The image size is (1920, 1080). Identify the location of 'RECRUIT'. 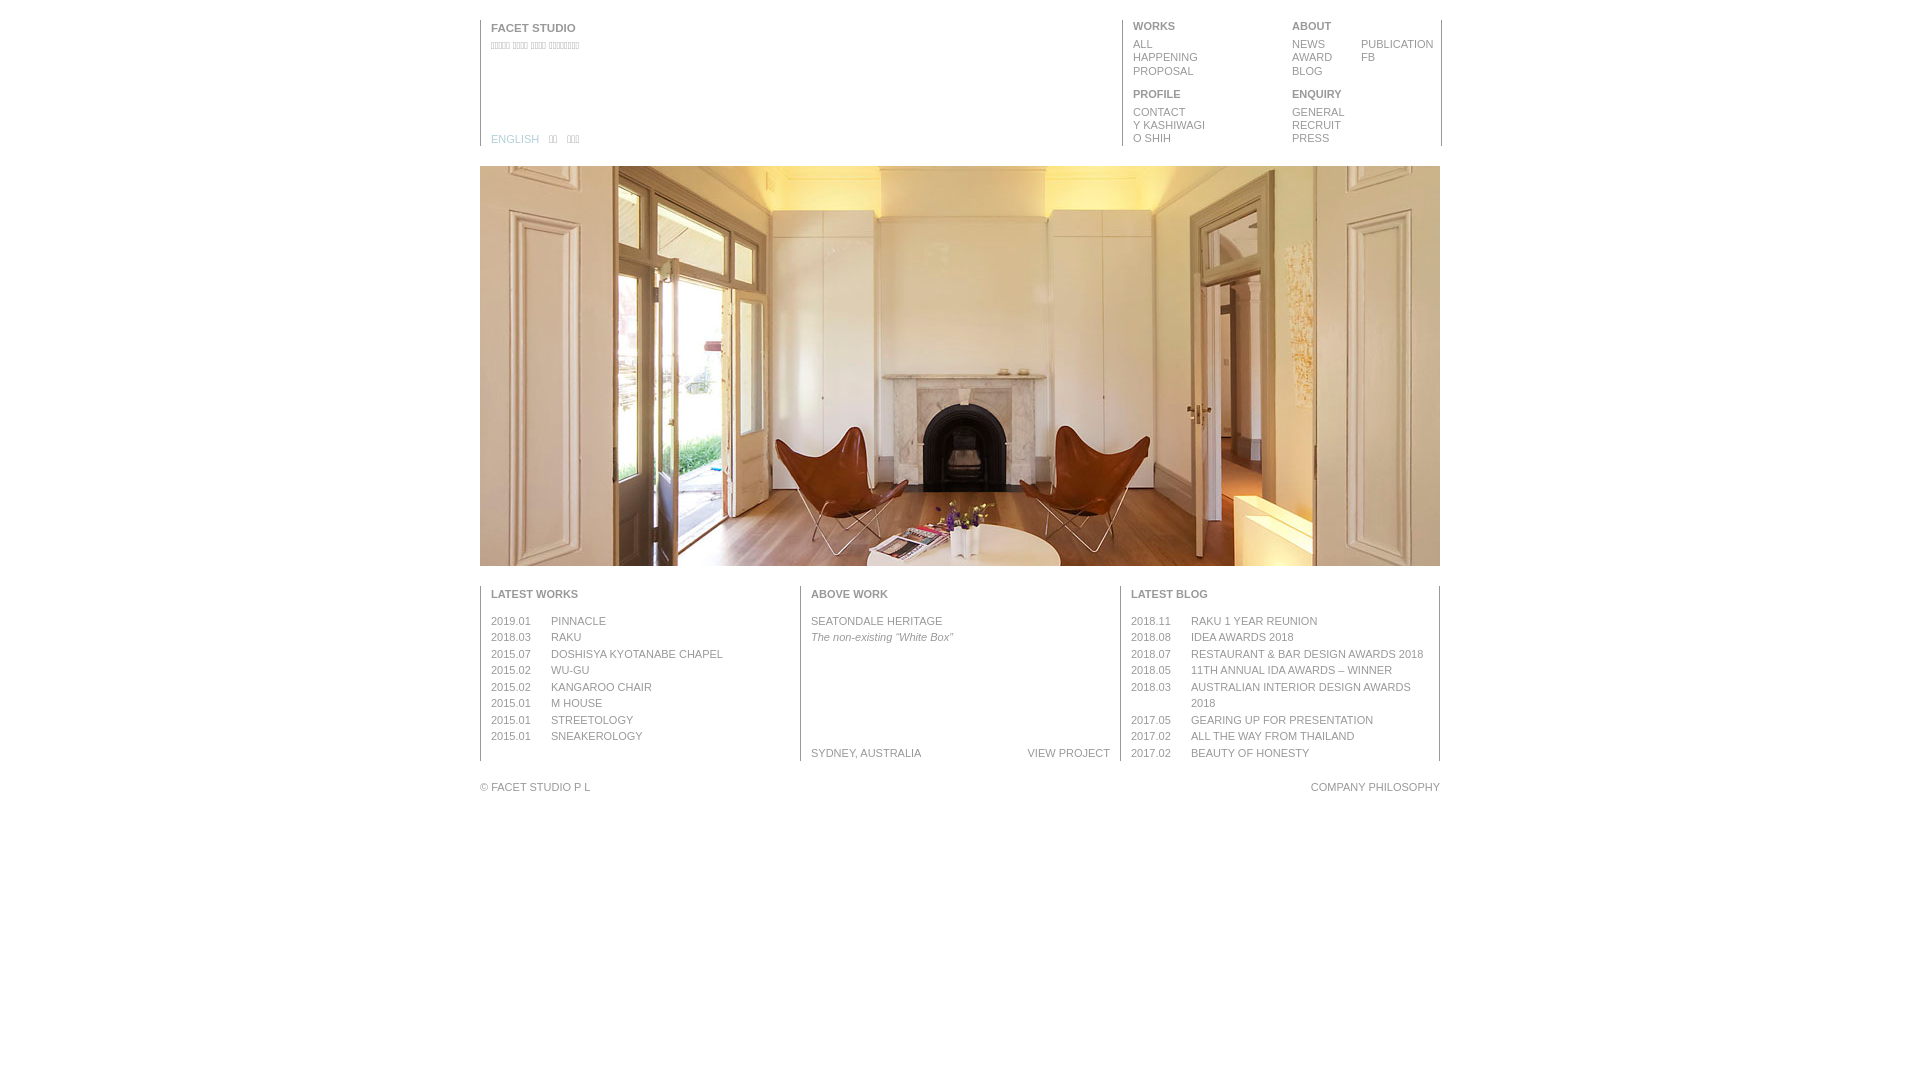
(1291, 125).